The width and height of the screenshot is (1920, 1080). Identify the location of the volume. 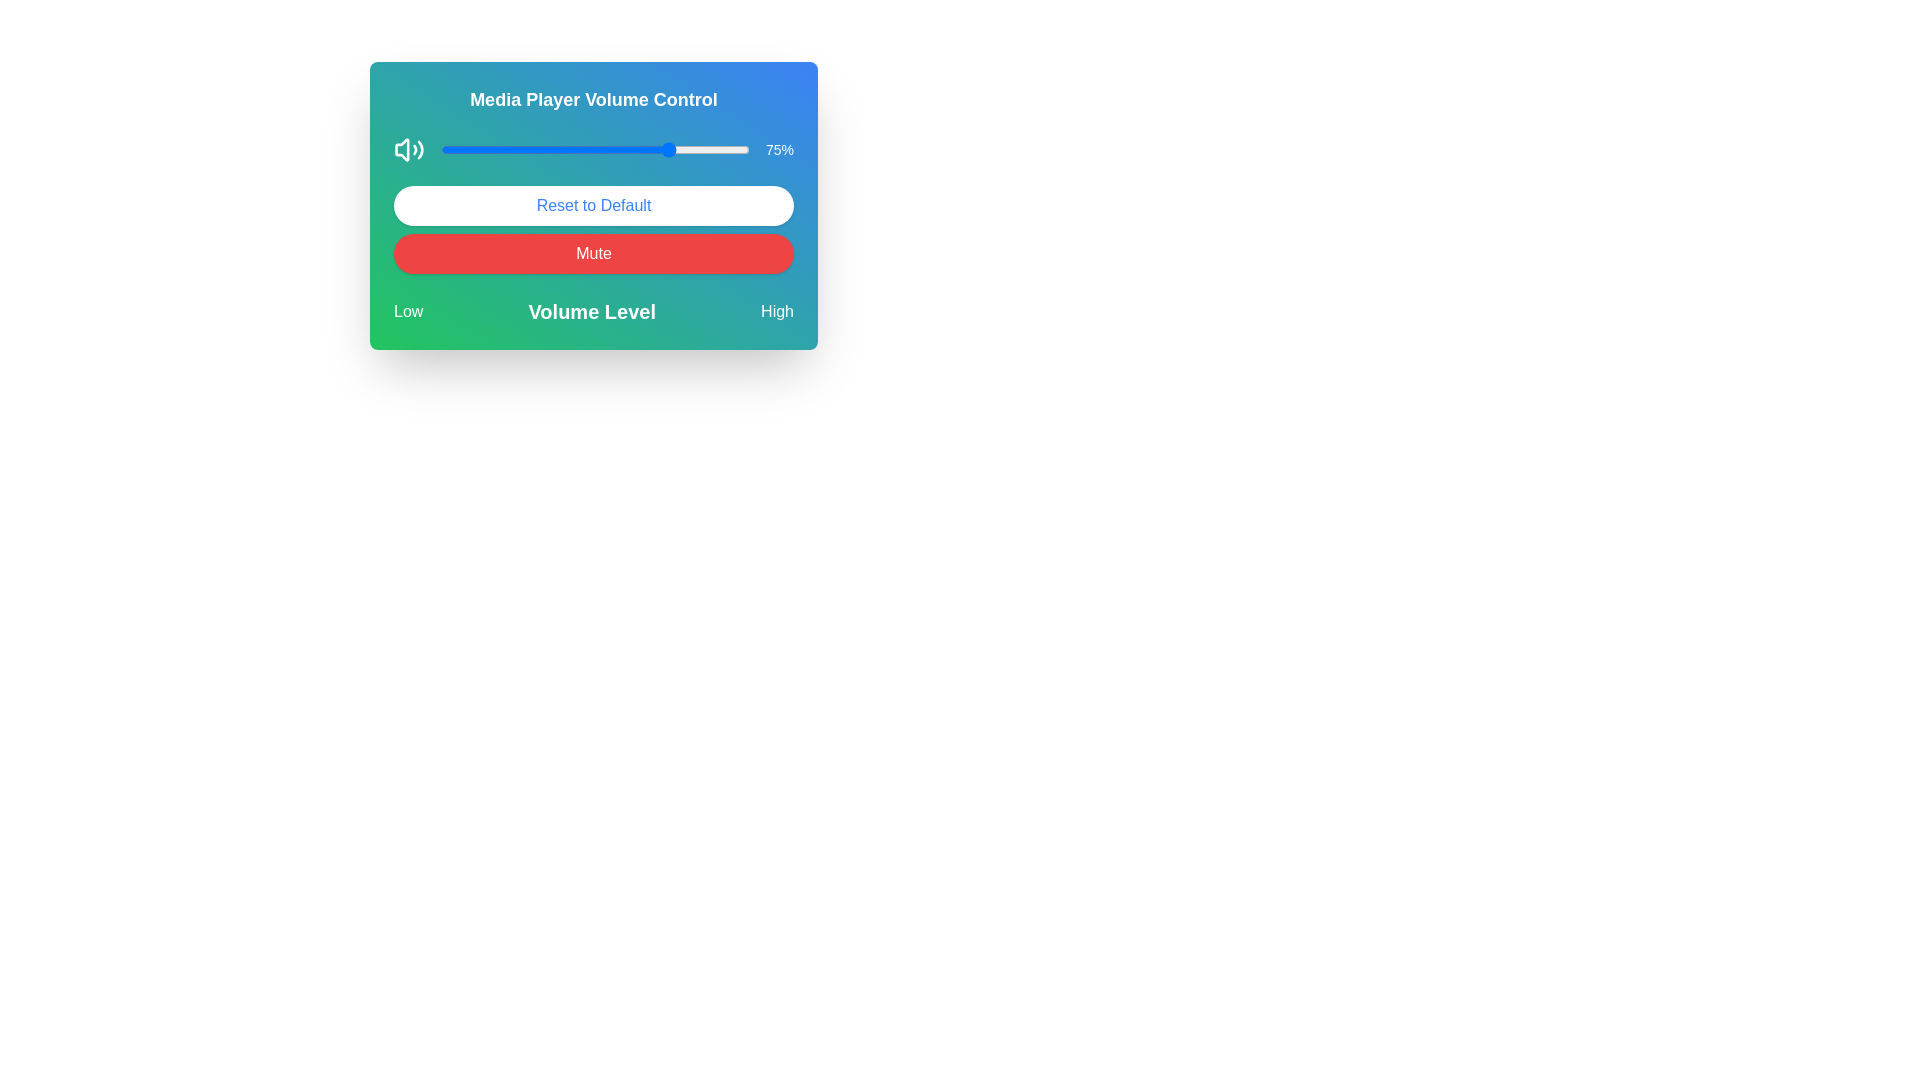
(452, 149).